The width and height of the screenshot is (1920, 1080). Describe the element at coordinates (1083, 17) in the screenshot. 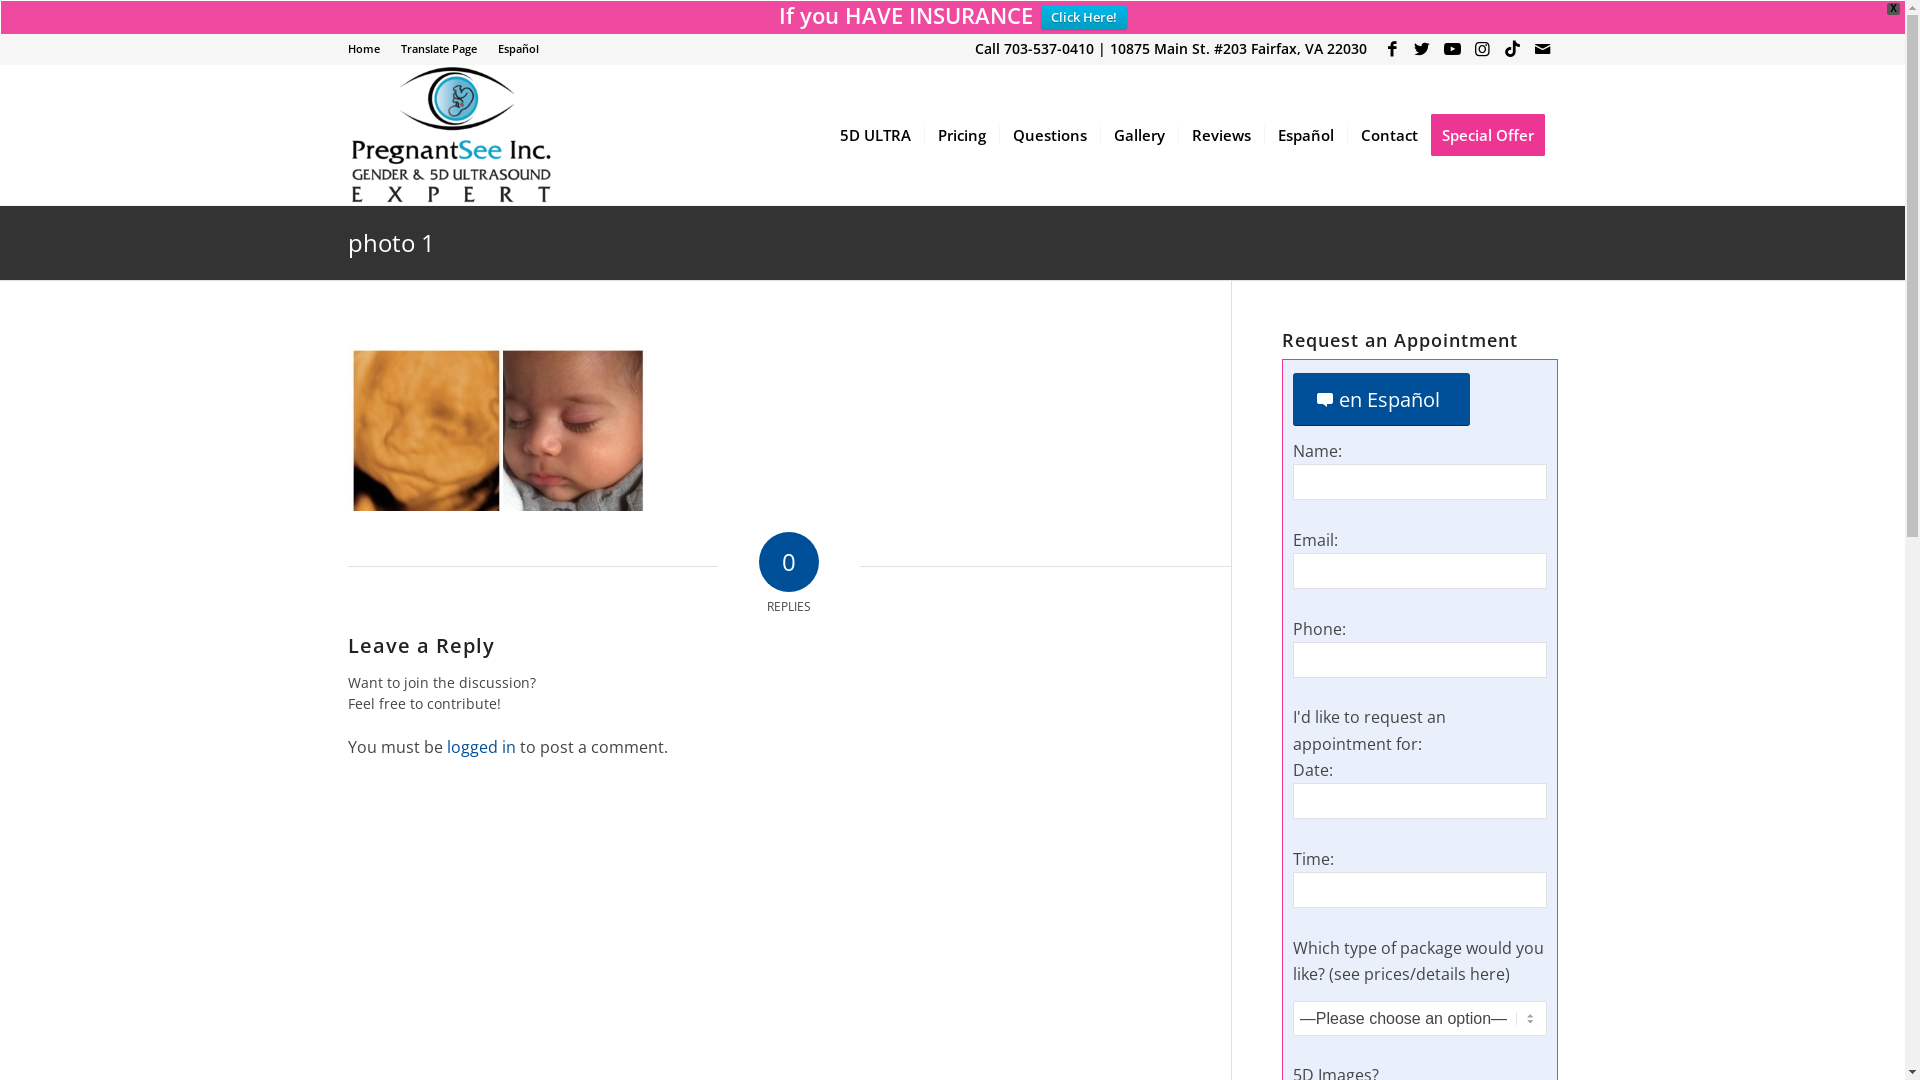

I see `'Click Here!'` at that location.